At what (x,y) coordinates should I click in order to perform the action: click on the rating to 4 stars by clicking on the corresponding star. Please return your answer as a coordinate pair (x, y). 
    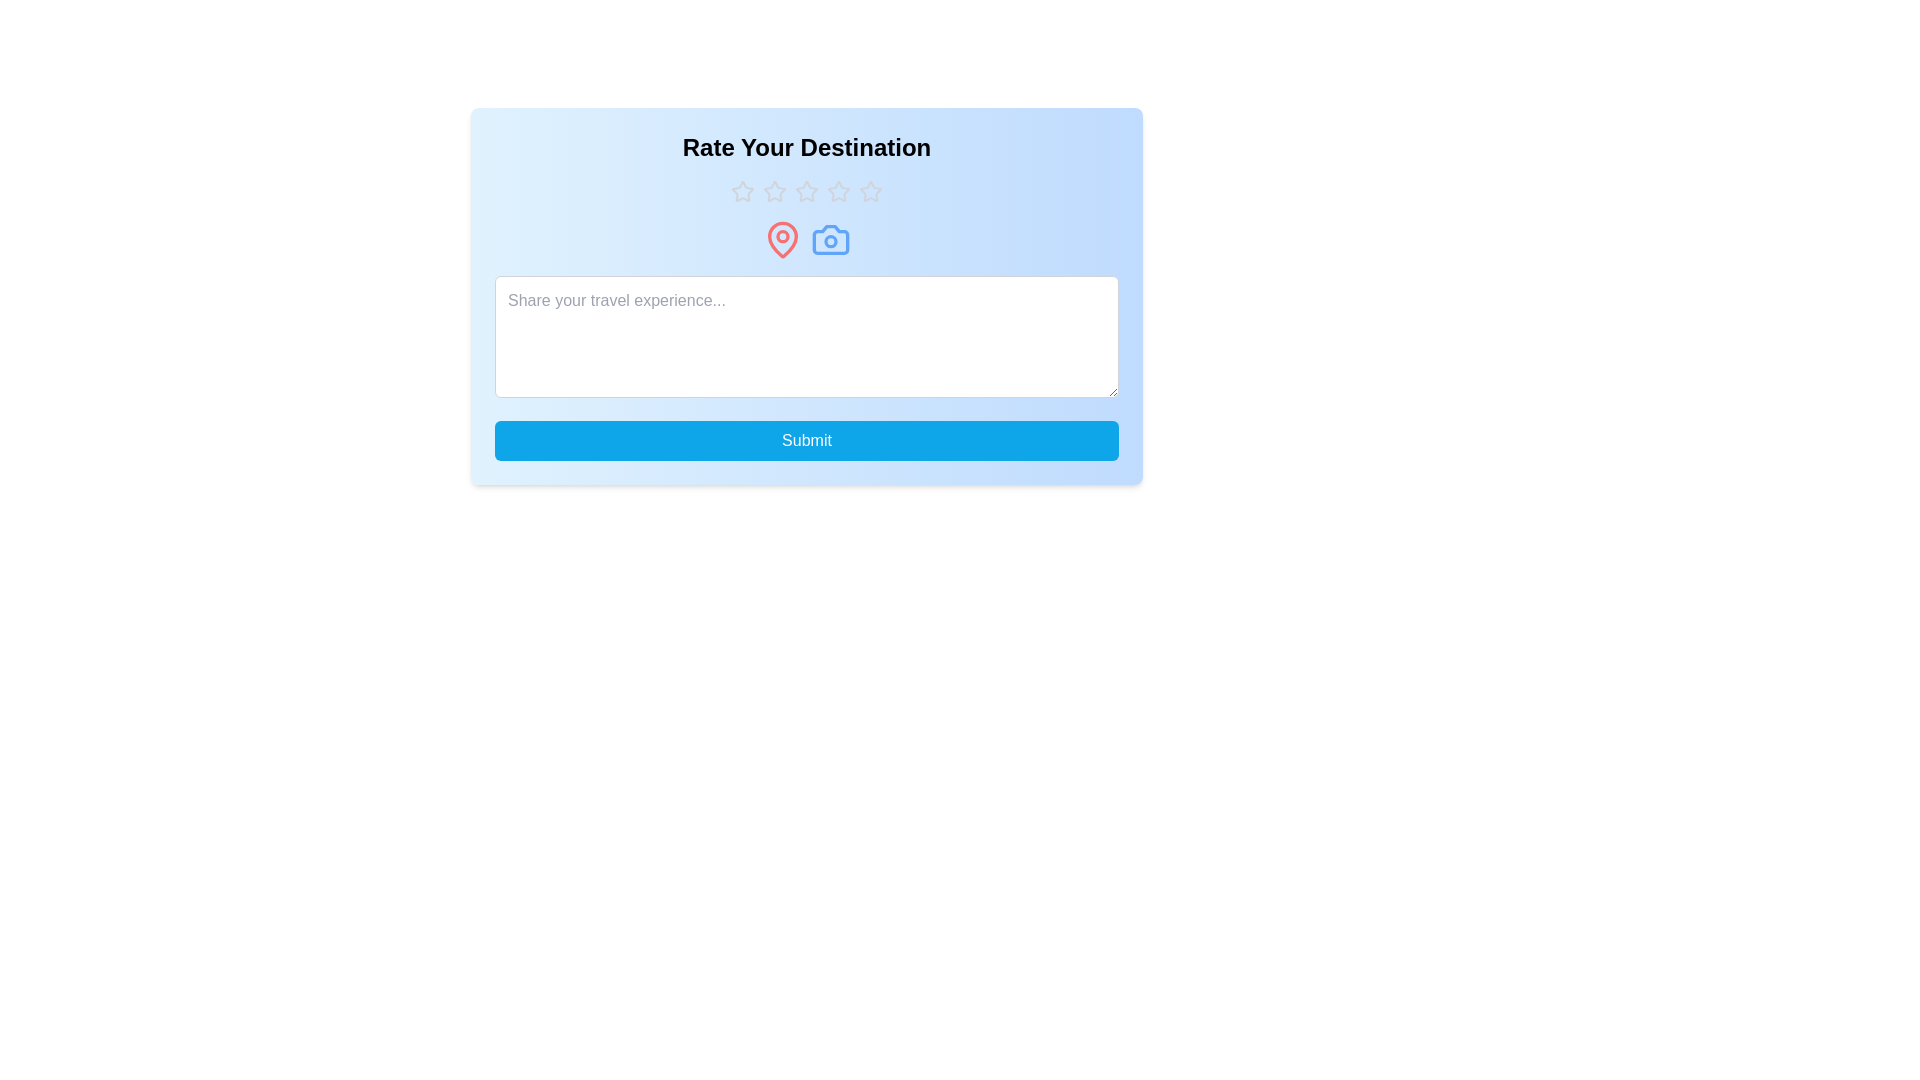
    Looking at the image, I should click on (839, 192).